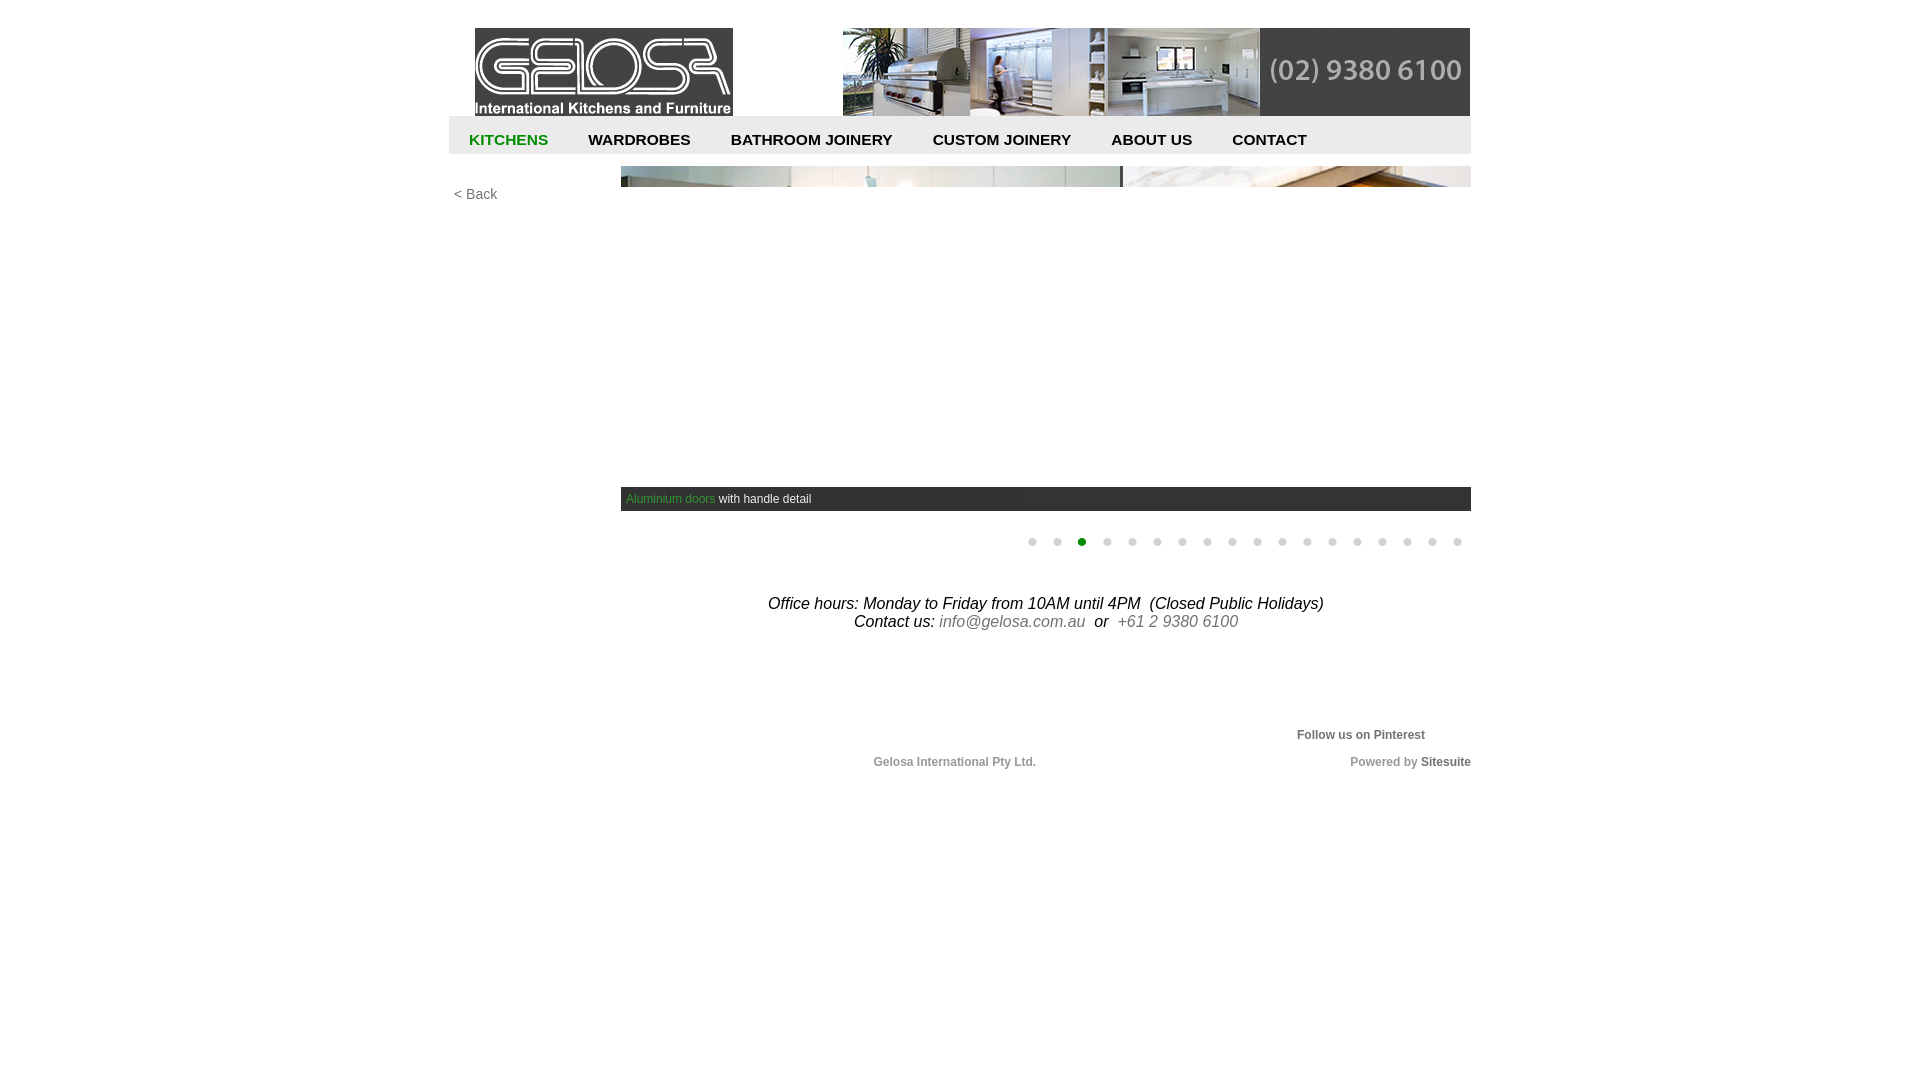 The width and height of the screenshot is (1920, 1080). I want to click on '17', so click(1430, 542).